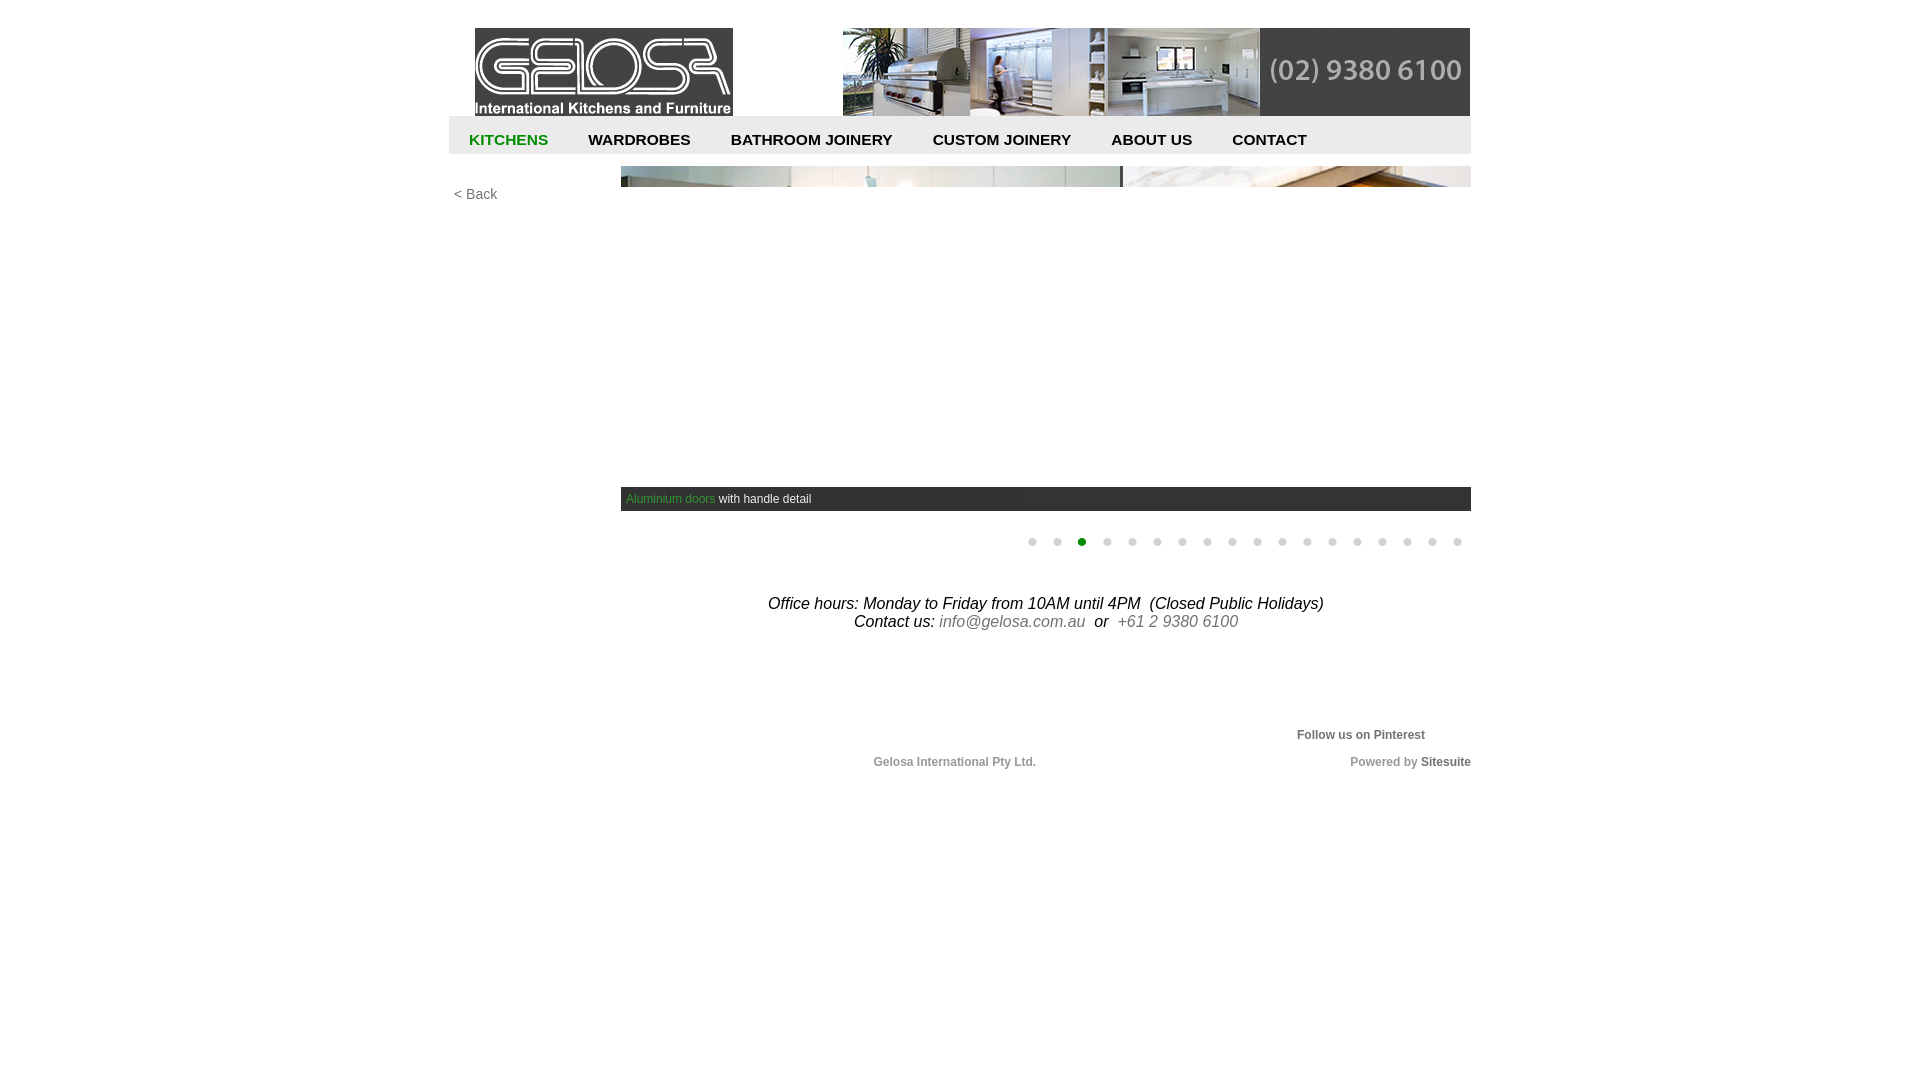 The width and height of the screenshot is (1920, 1080). I want to click on '17', so click(1430, 542).